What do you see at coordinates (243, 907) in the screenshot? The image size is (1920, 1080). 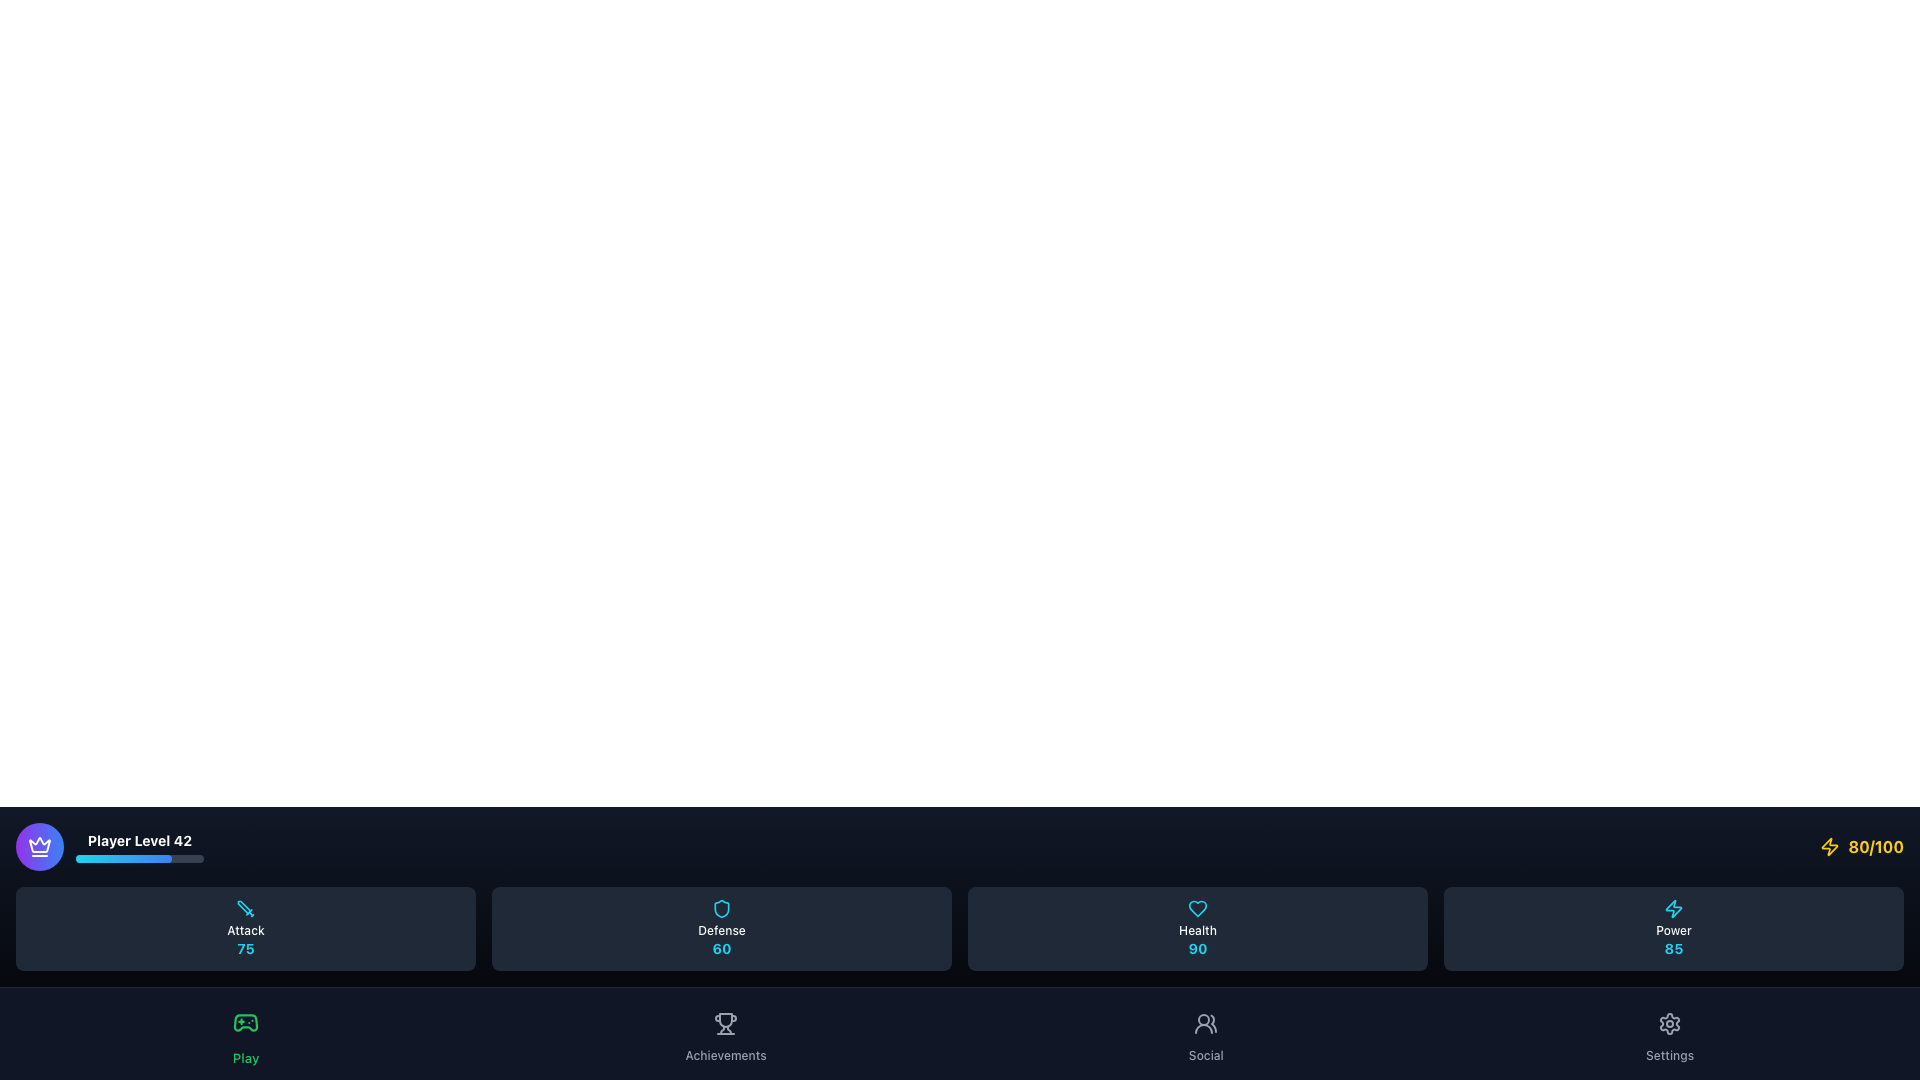 I see `the 'Attack' icon, which visually represents the sword graphic in the player stats interface` at bounding box center [243, 907].